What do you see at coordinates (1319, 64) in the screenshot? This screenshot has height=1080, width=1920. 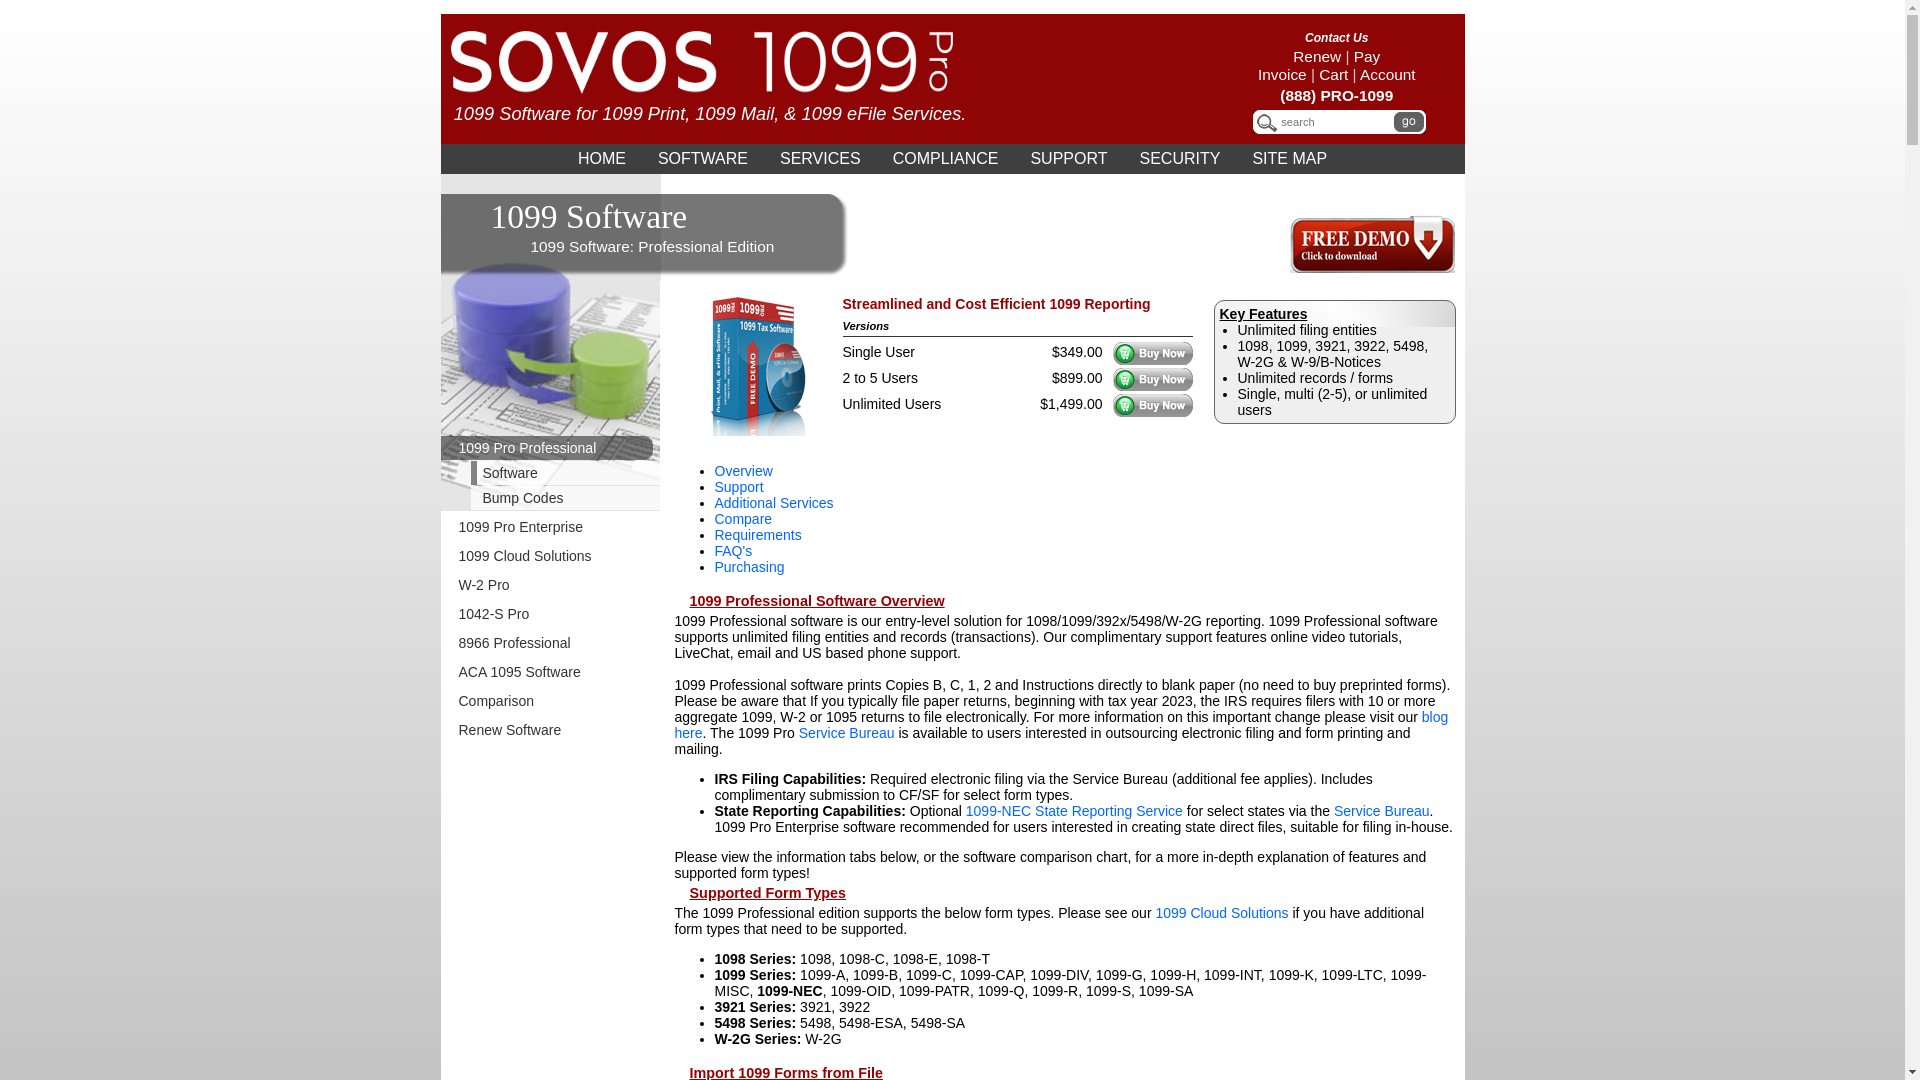 I see `'Pay Invoice'` at bounding box center [1319, 64].